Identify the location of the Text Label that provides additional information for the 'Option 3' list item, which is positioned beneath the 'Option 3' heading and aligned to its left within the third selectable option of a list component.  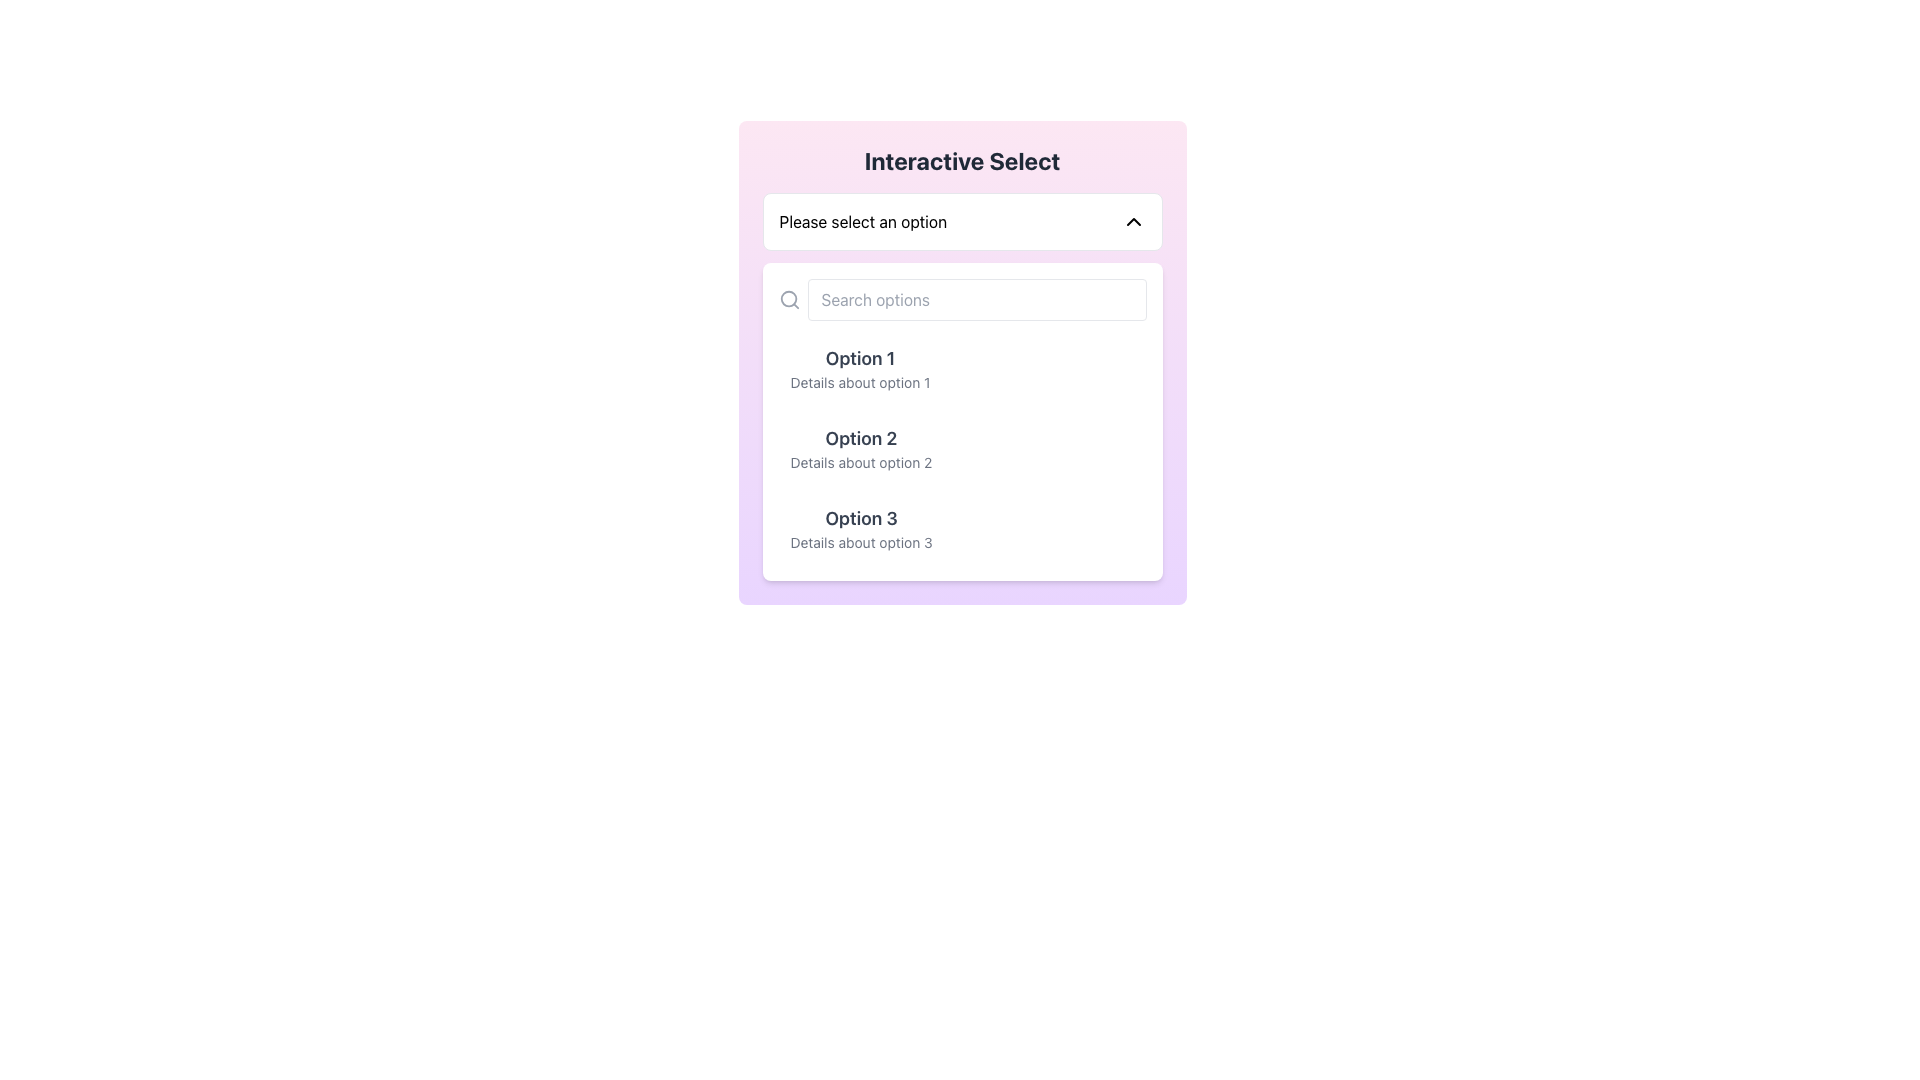
(861, 543).